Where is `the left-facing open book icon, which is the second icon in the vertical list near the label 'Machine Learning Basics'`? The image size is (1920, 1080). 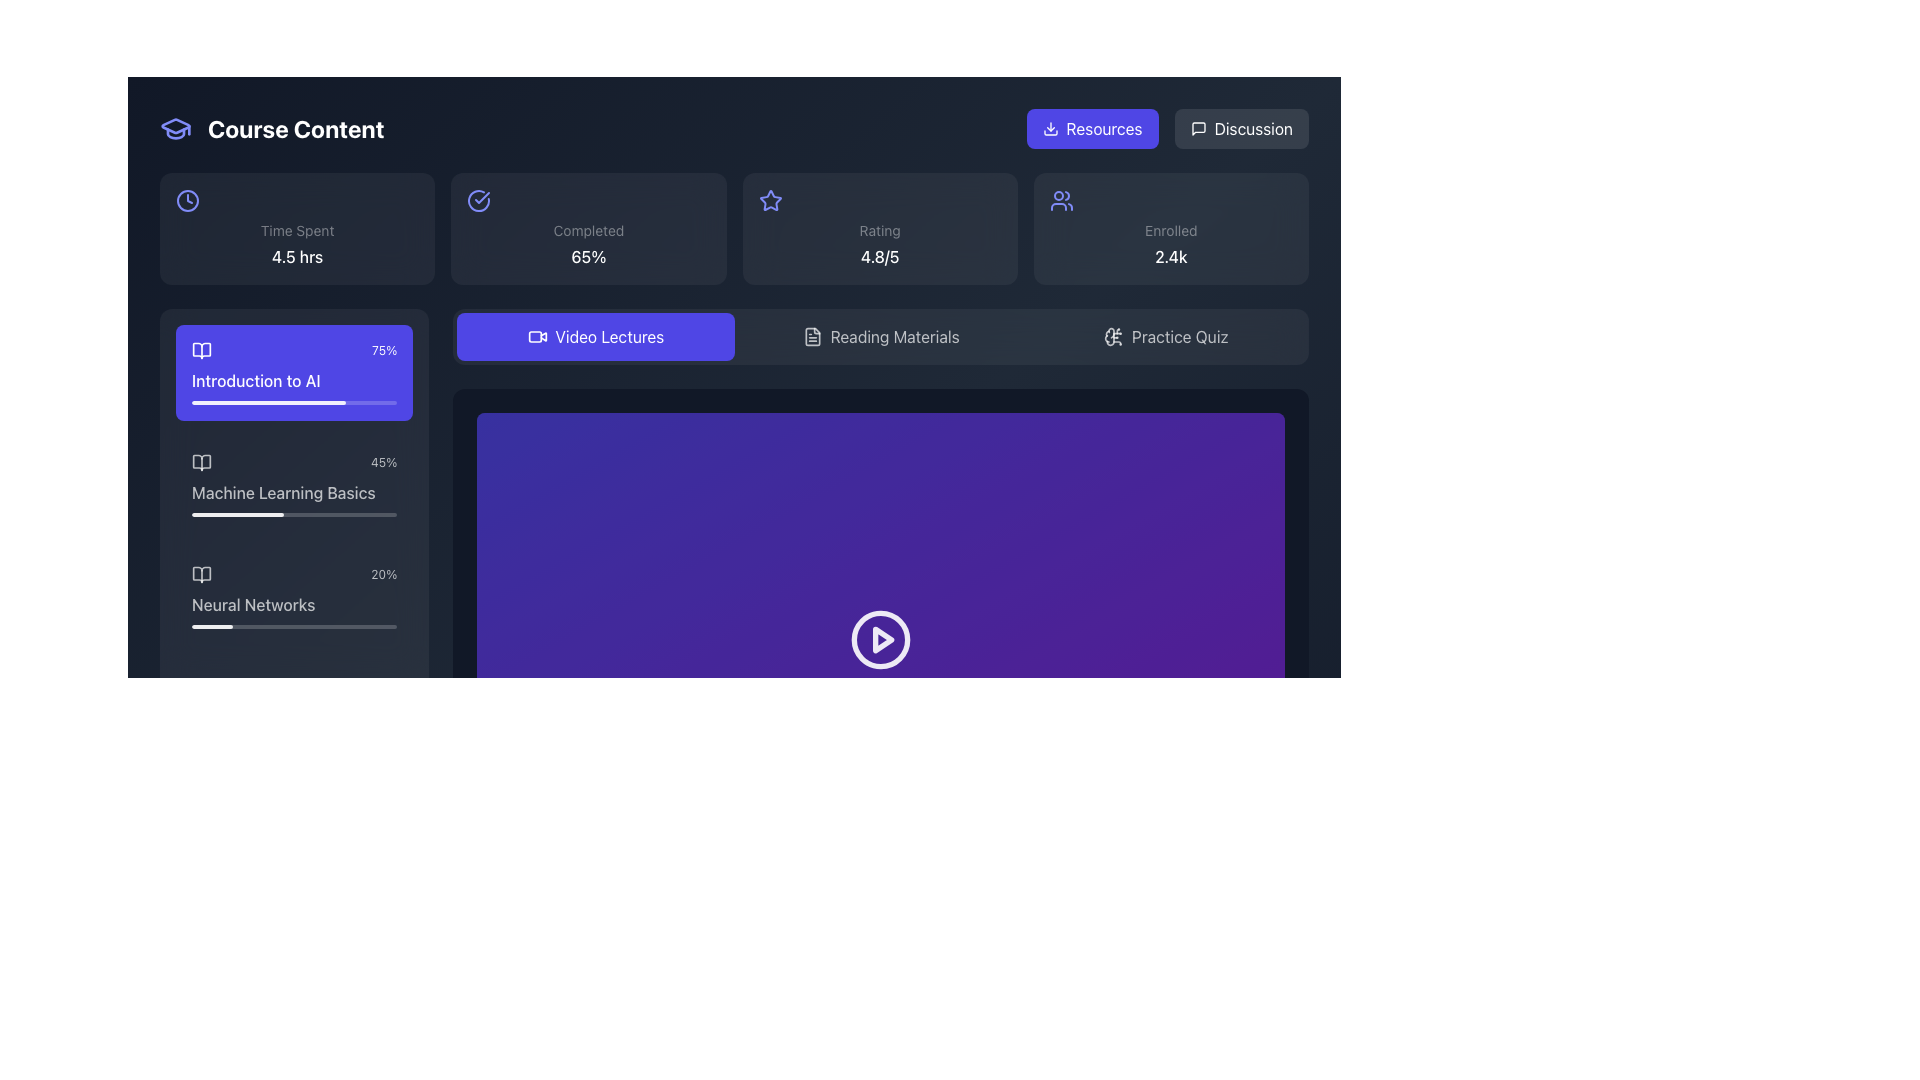
the left-facing open book icon, which is the second icon in the vertical list near the label 'Machine Learning Basics' is located at coordinates (201, 462).